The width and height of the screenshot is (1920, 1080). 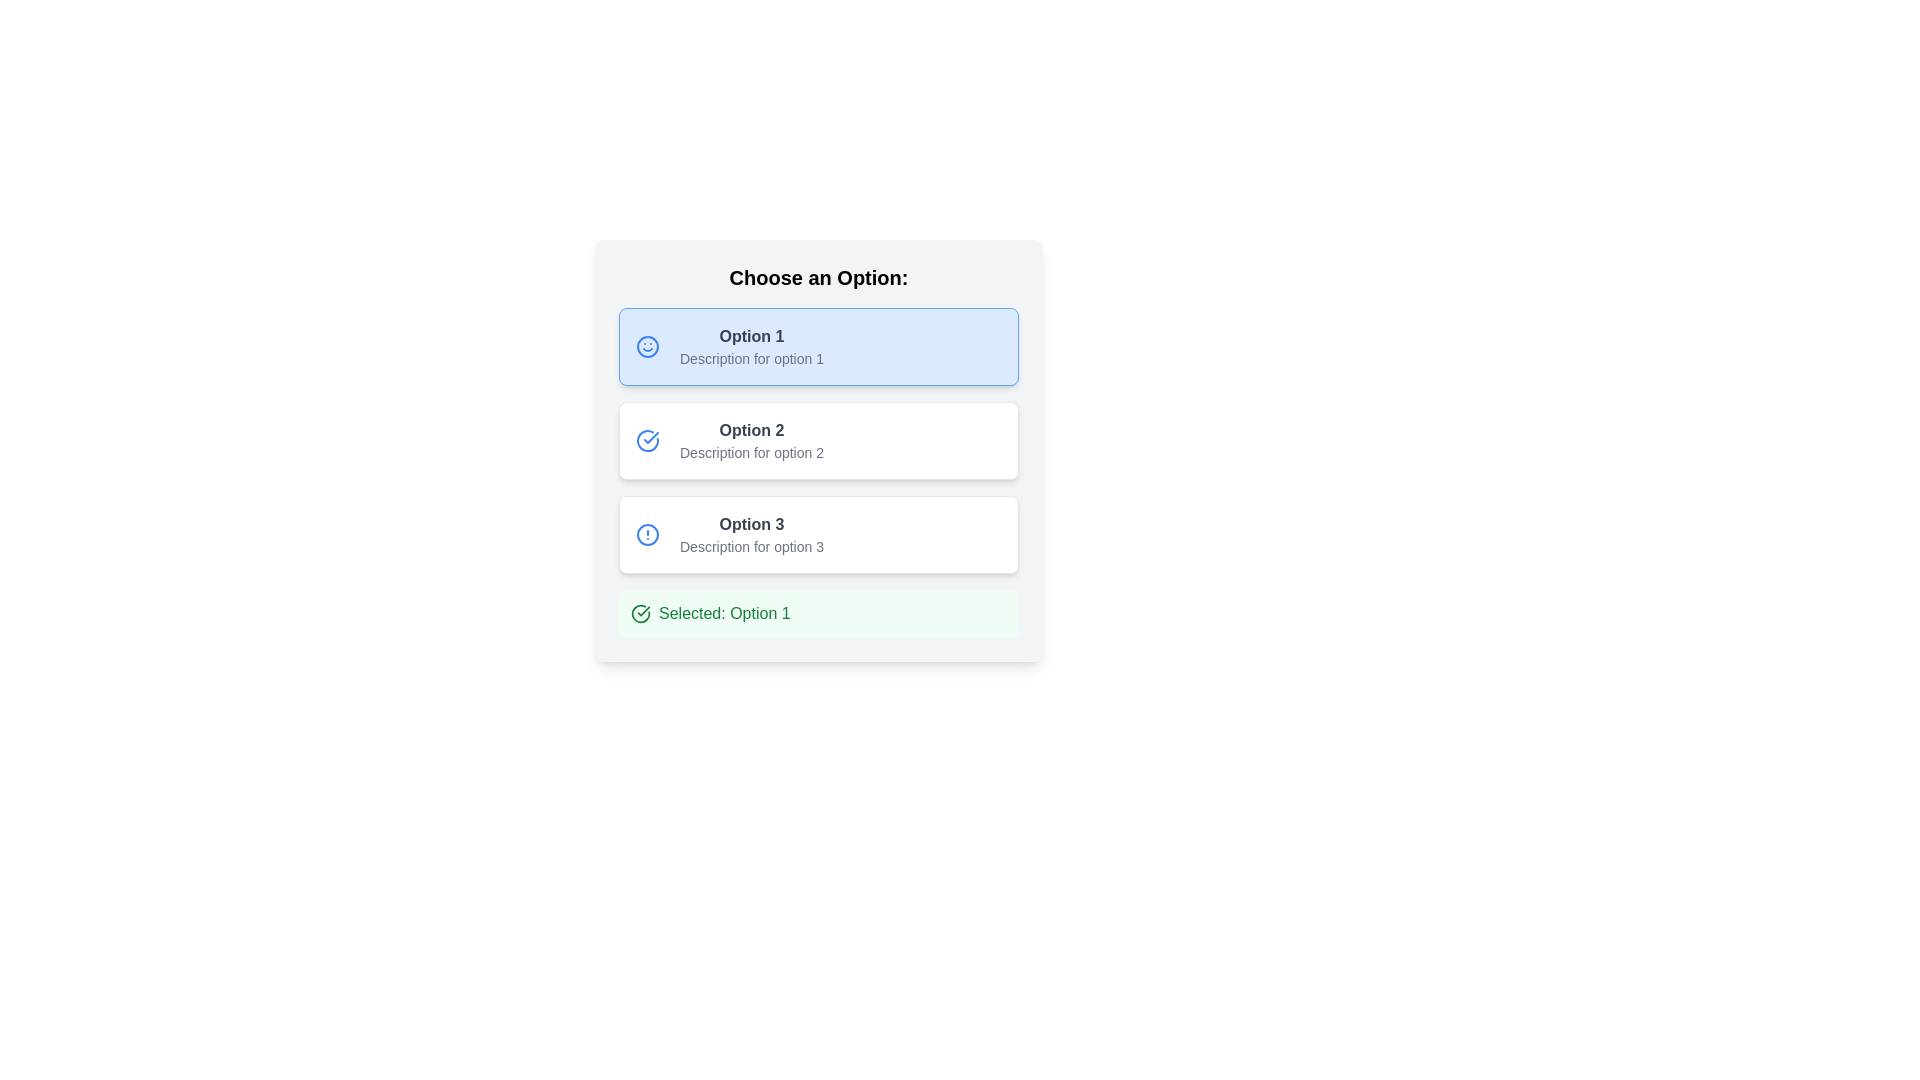 What do you see at coordinates (652, 439) in the screenshot?
I see `the blue circular icon resembling a check mark within the 'Option 2' box to trigger visual feedback` at bounding box center [652, 439].